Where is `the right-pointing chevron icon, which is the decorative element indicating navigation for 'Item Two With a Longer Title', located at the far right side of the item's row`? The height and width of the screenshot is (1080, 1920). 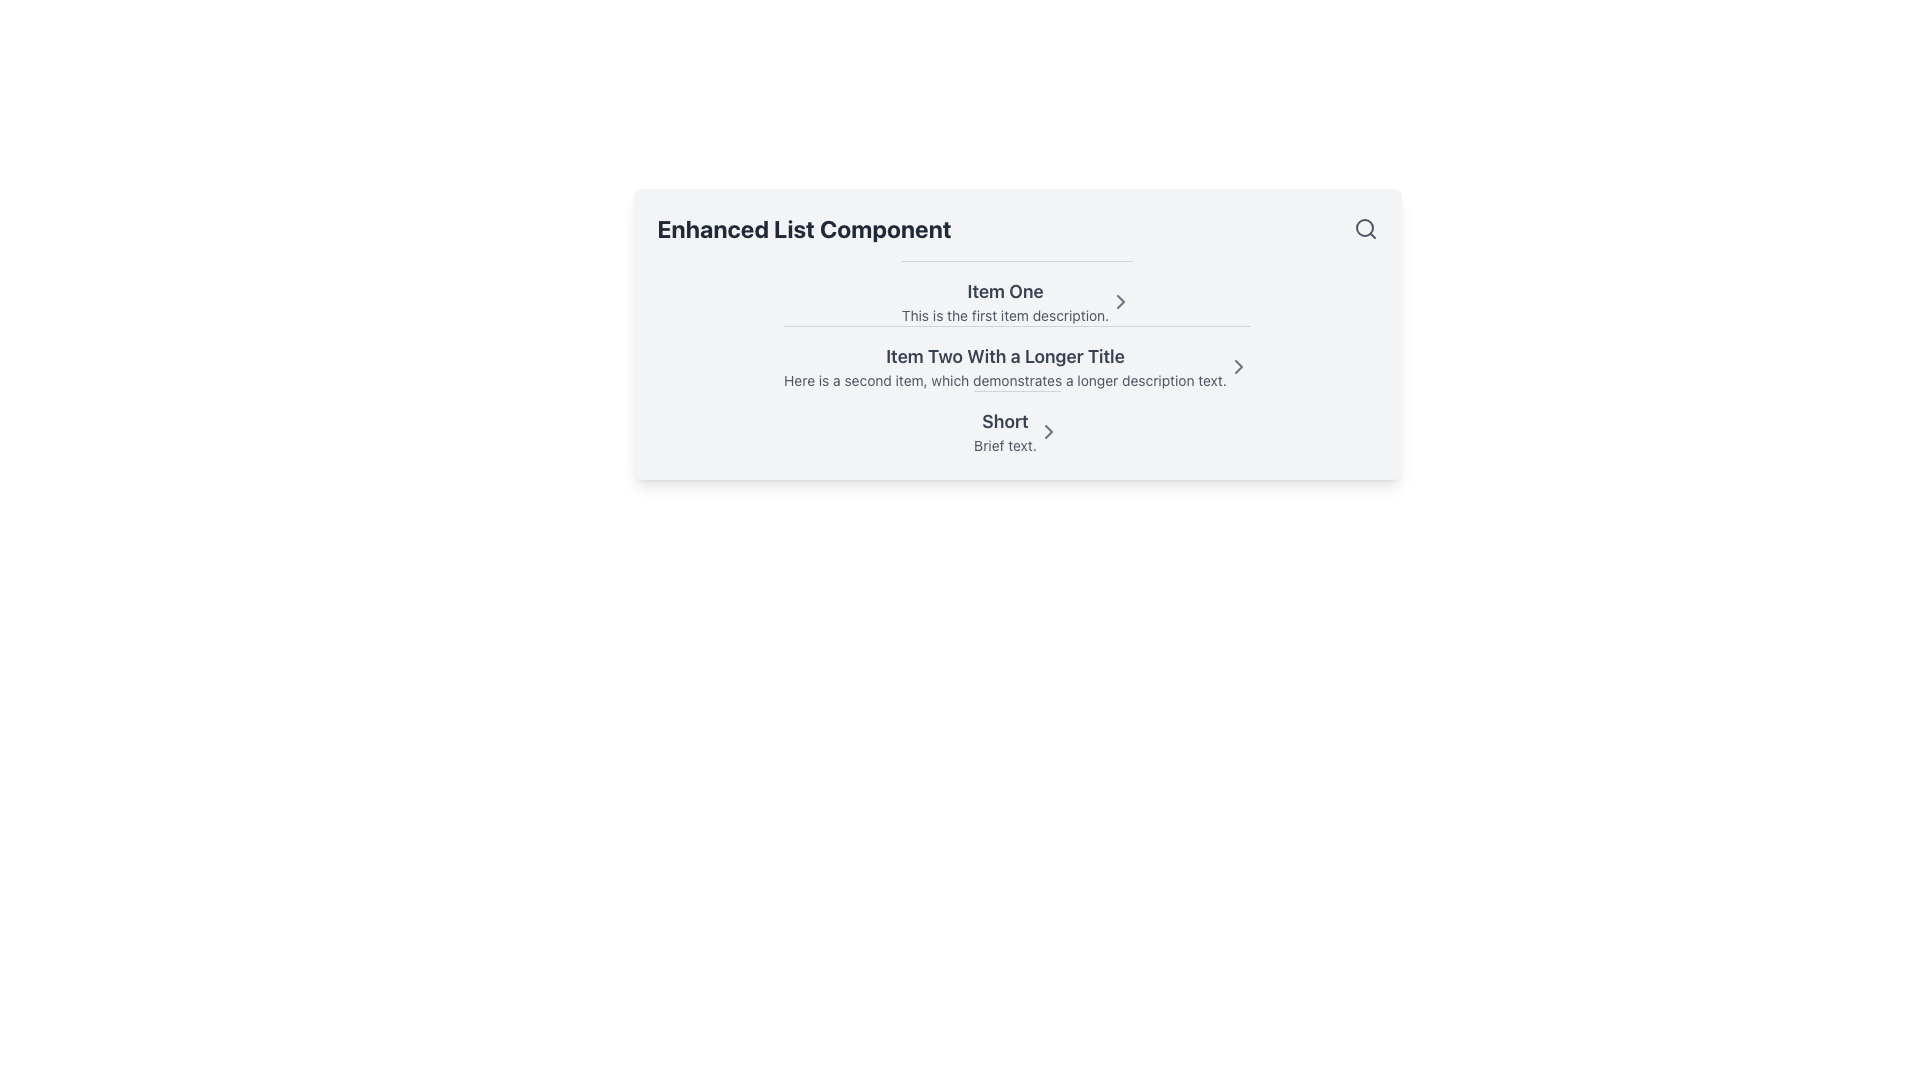 the right-pointing chevron icon, which is the decorative element indicating navigation for 'Item Two With a Longer Title', located at the far right side of the item's row is located at coordinates (1237, 366).